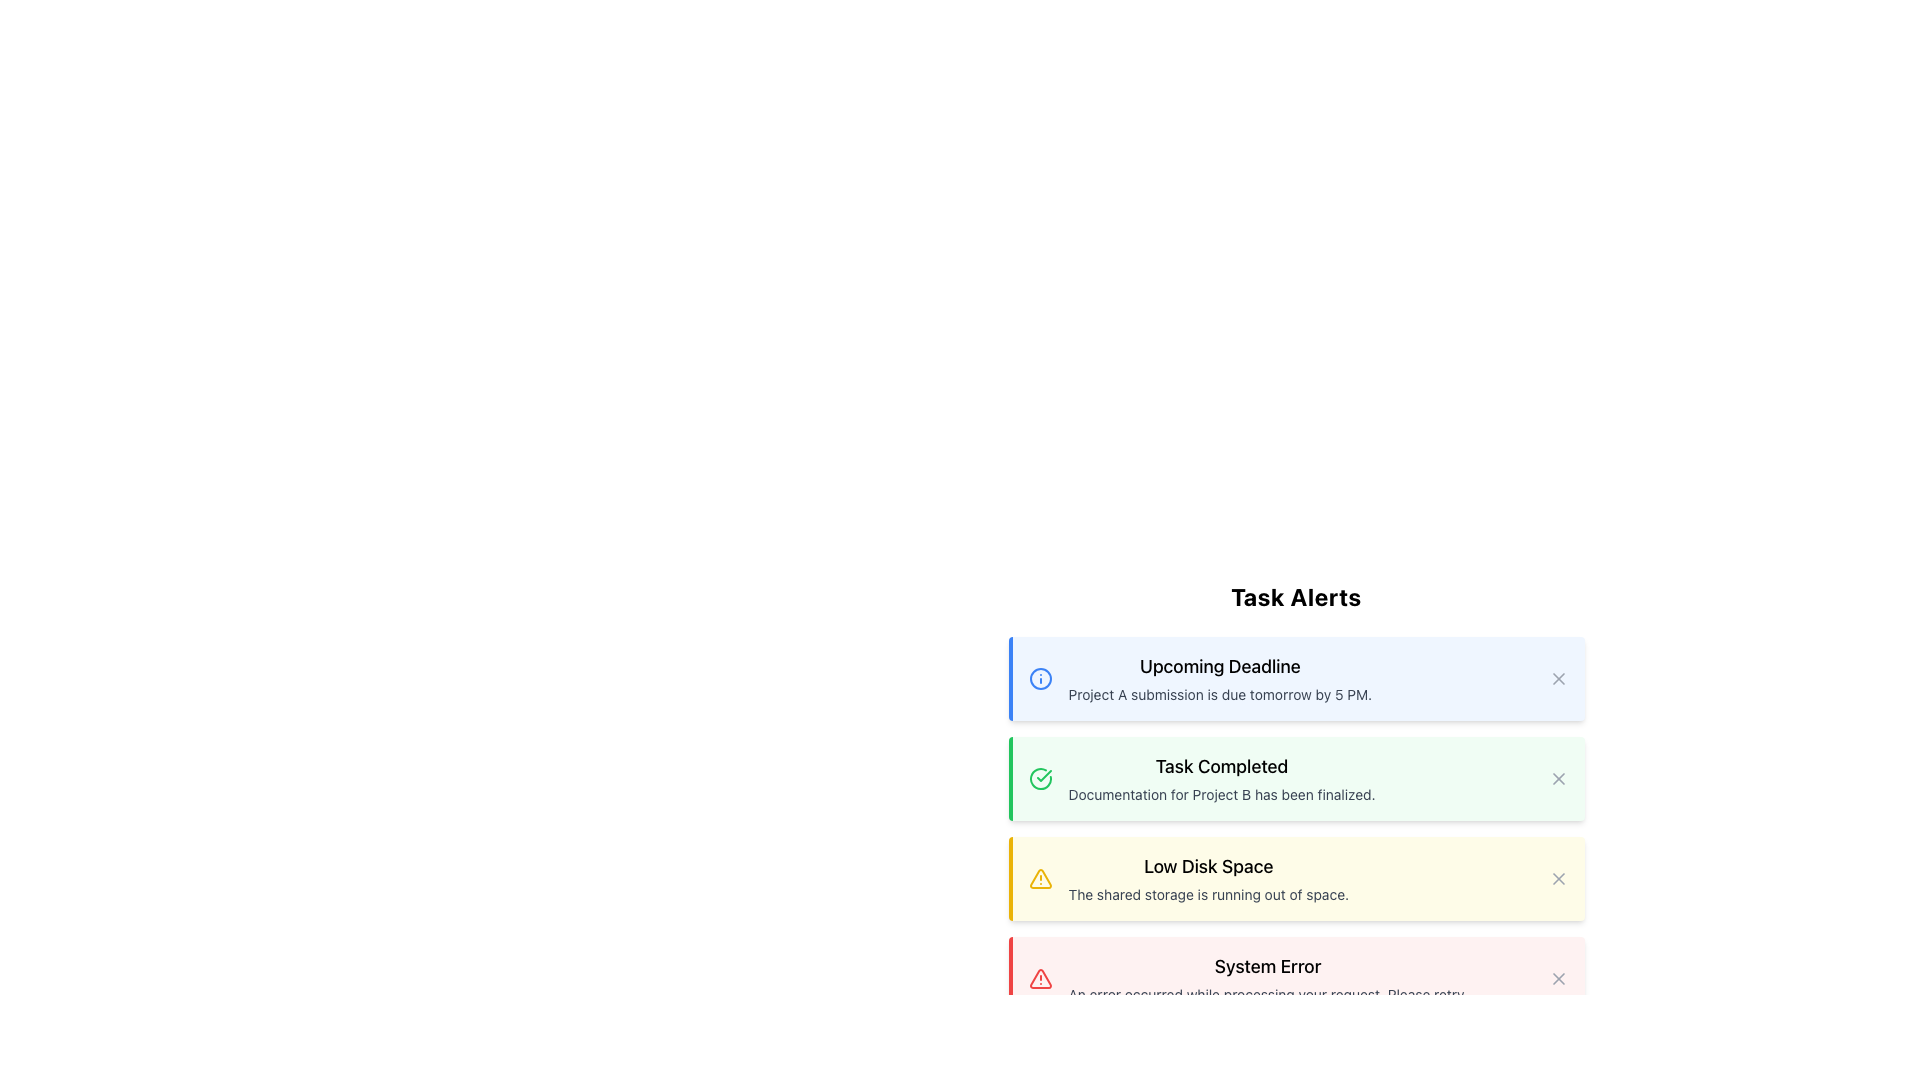  What do you see at coordinates (1557, 778) in the screenshot?
I see `the dismiss button located to the far right of the 'Task Completed' item in the list of task alerts` at bounding box center [1557, 778].